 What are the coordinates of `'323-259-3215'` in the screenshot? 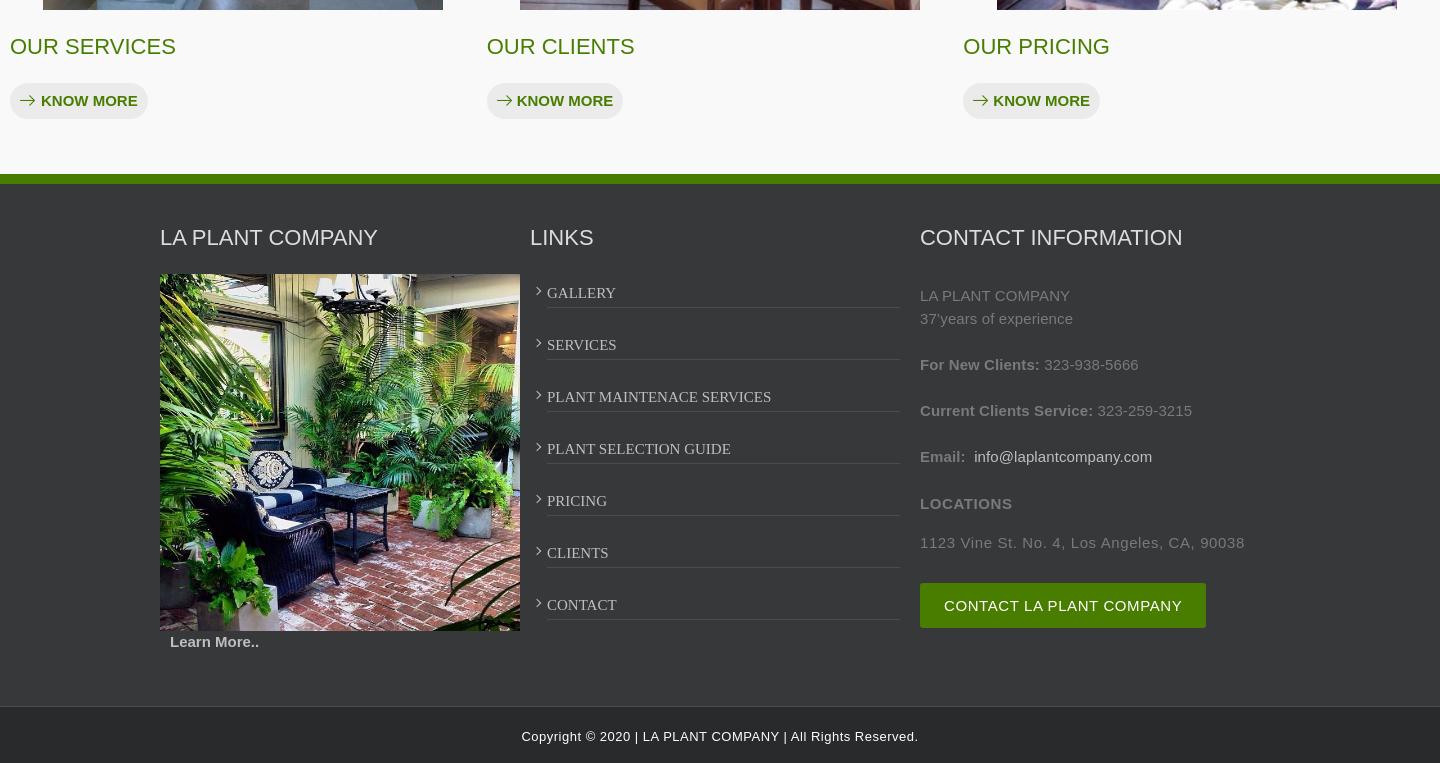 It's located at (1144, 409).